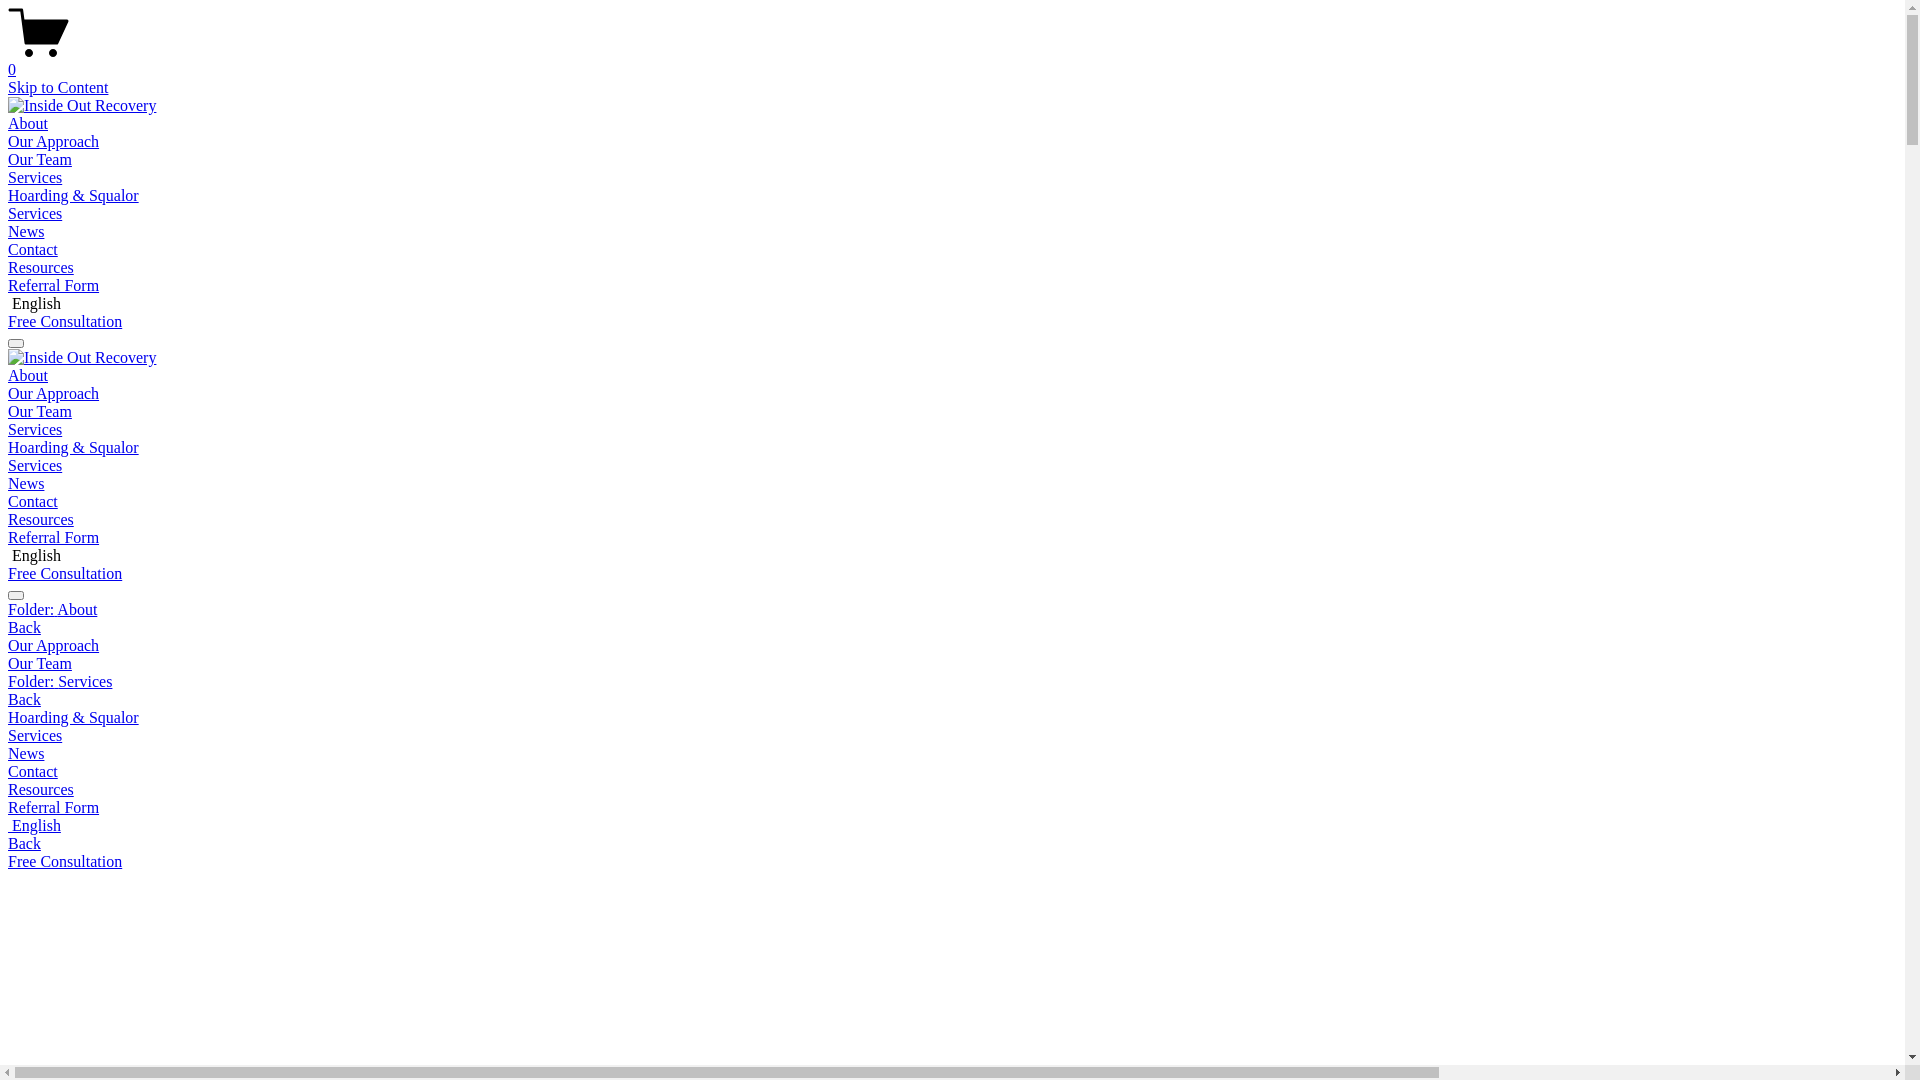 The height and width of the screenshot is (1080, 1920). I want to click on 'Skip to Content', so click(57, 86).